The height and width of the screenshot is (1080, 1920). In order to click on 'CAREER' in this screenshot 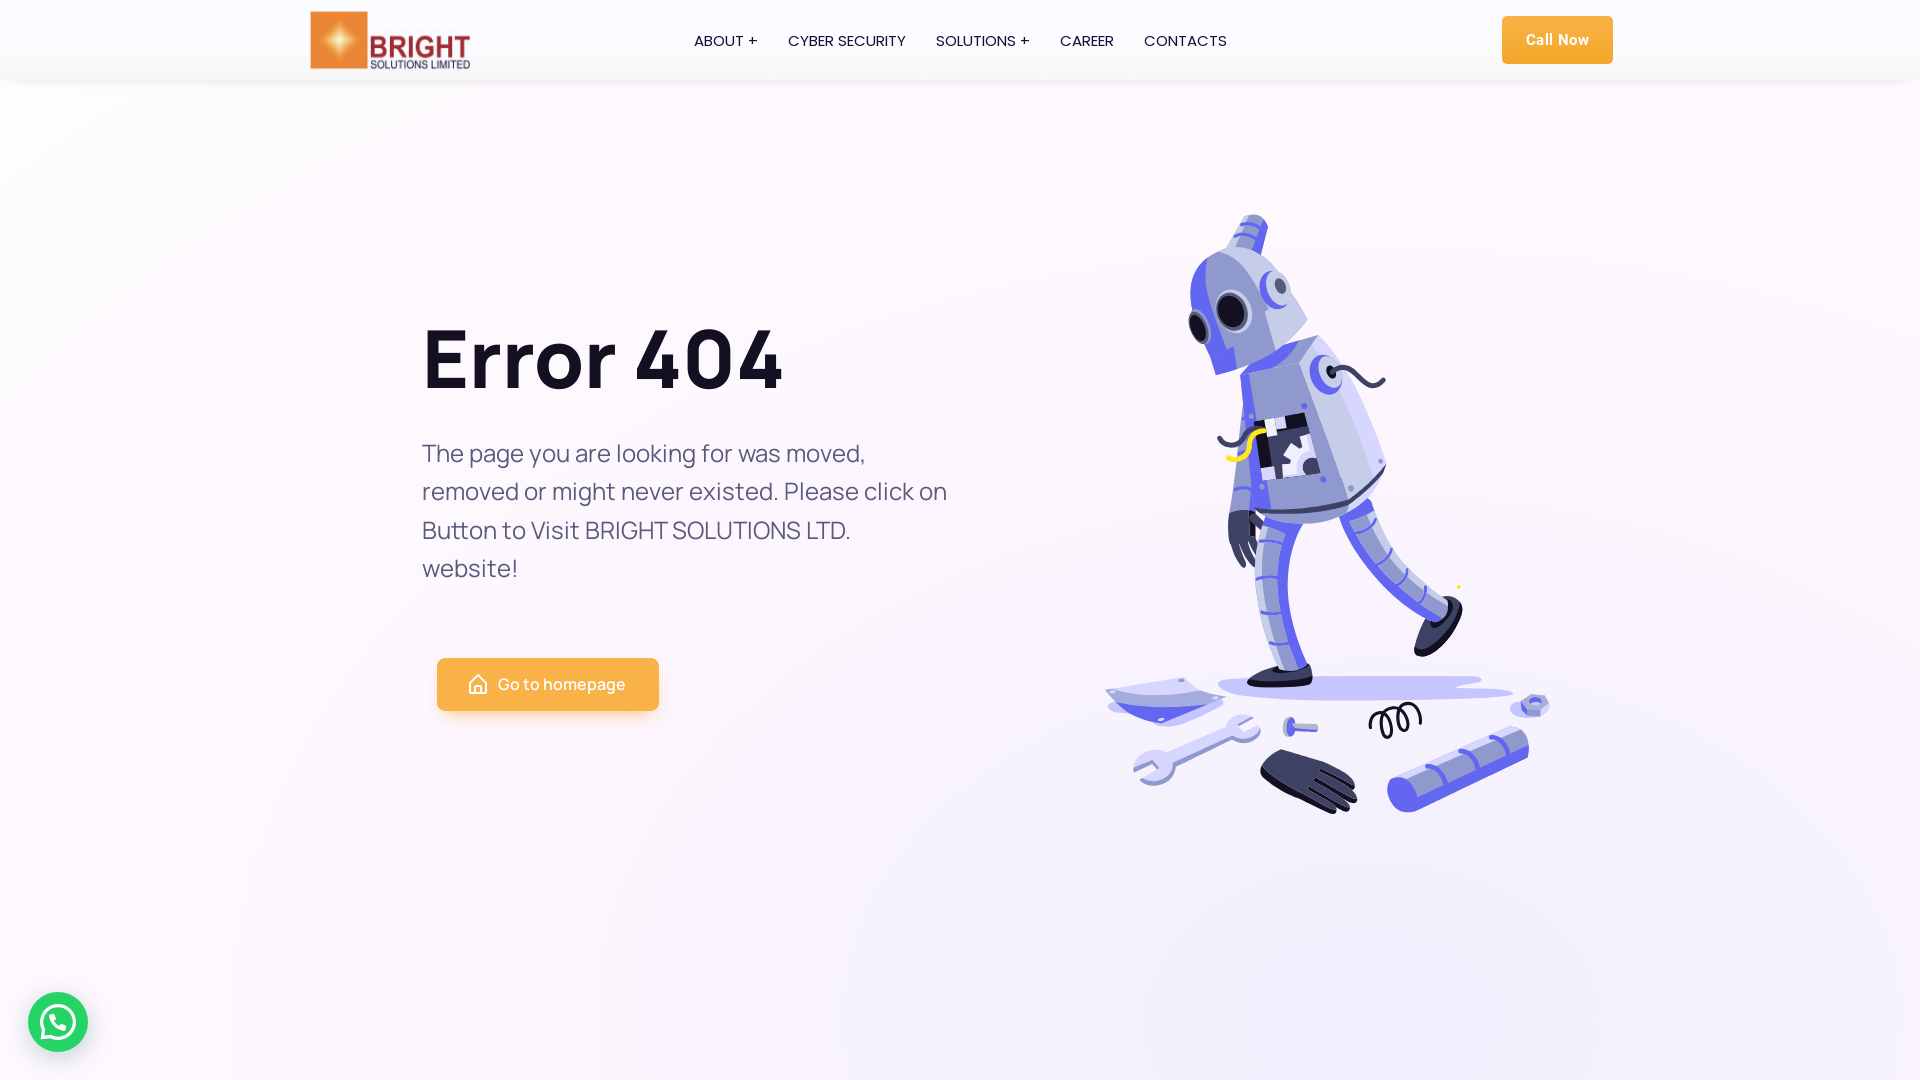, I will do `click(1084, 39)`.